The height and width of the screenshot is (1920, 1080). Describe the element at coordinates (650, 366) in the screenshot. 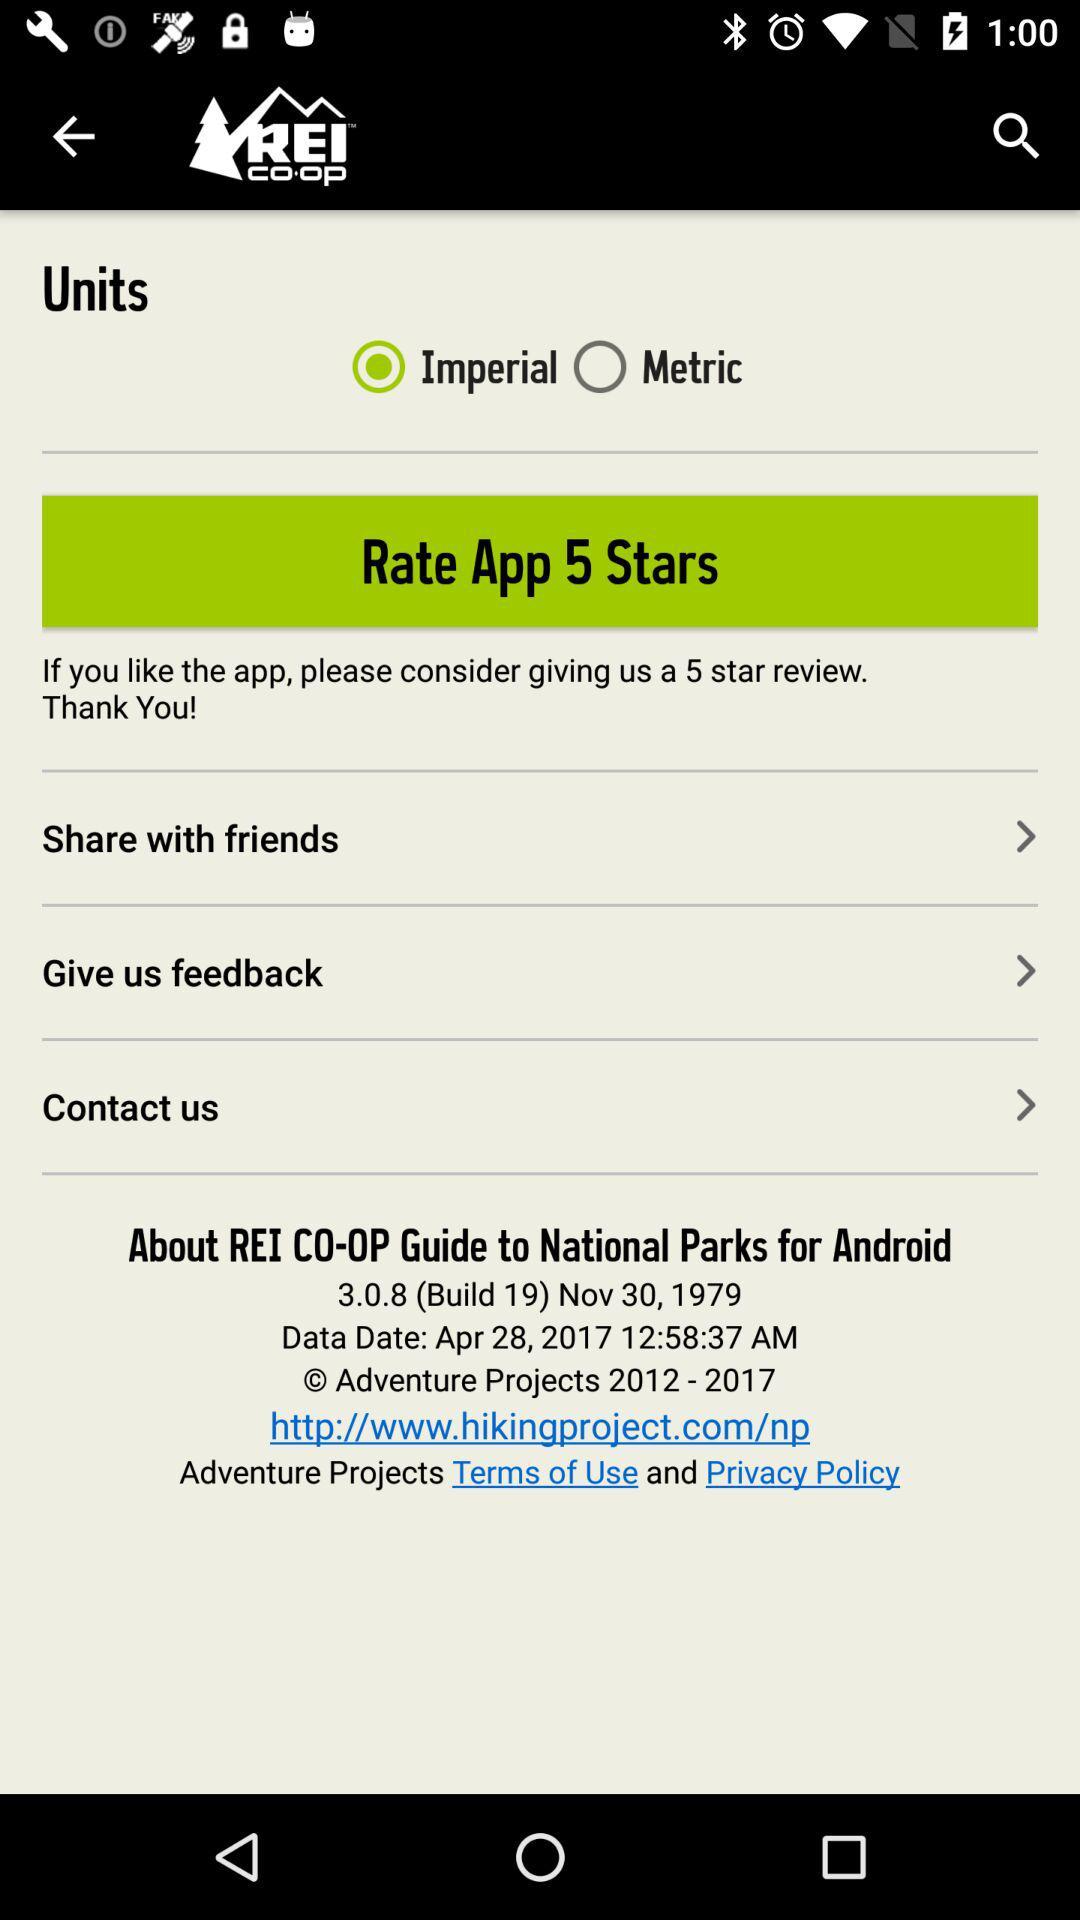

I see `the metric item` at that location.